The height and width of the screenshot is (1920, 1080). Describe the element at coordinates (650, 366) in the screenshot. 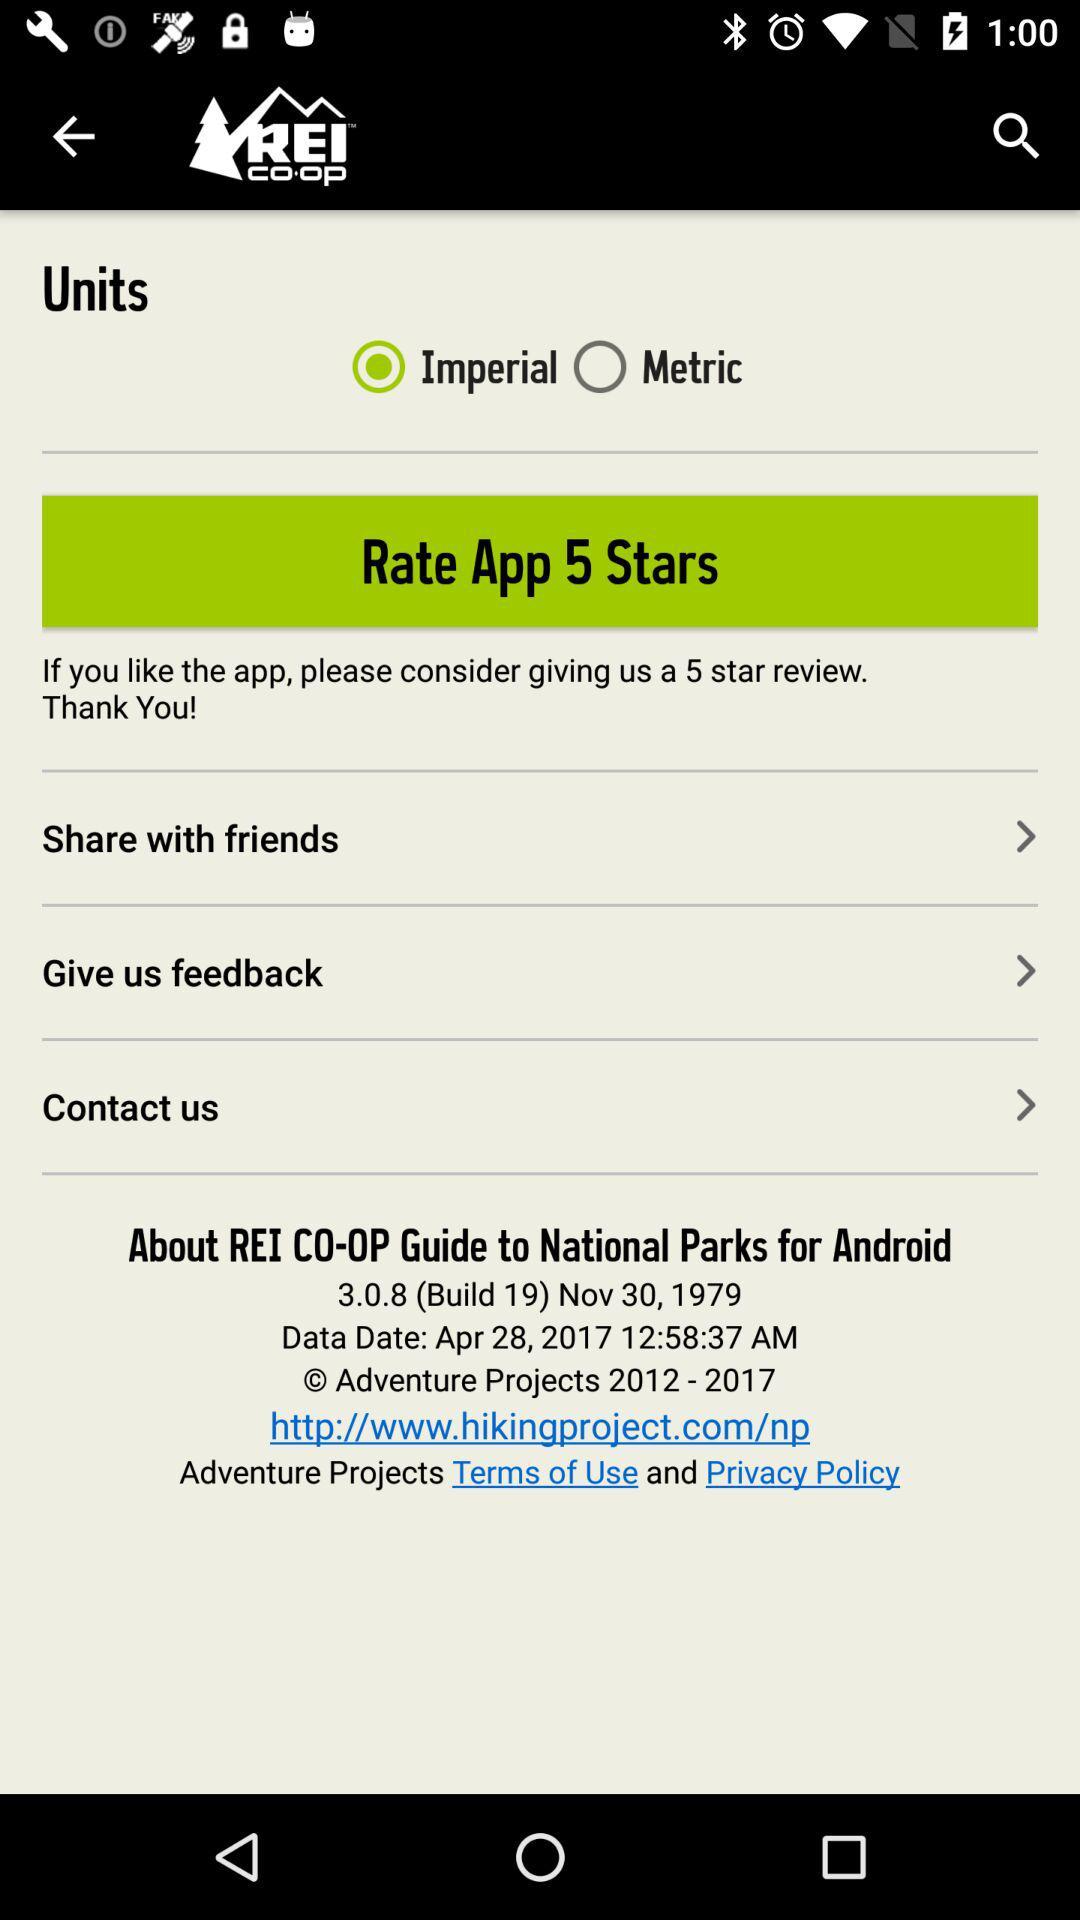

I see `the metric item` at that location.